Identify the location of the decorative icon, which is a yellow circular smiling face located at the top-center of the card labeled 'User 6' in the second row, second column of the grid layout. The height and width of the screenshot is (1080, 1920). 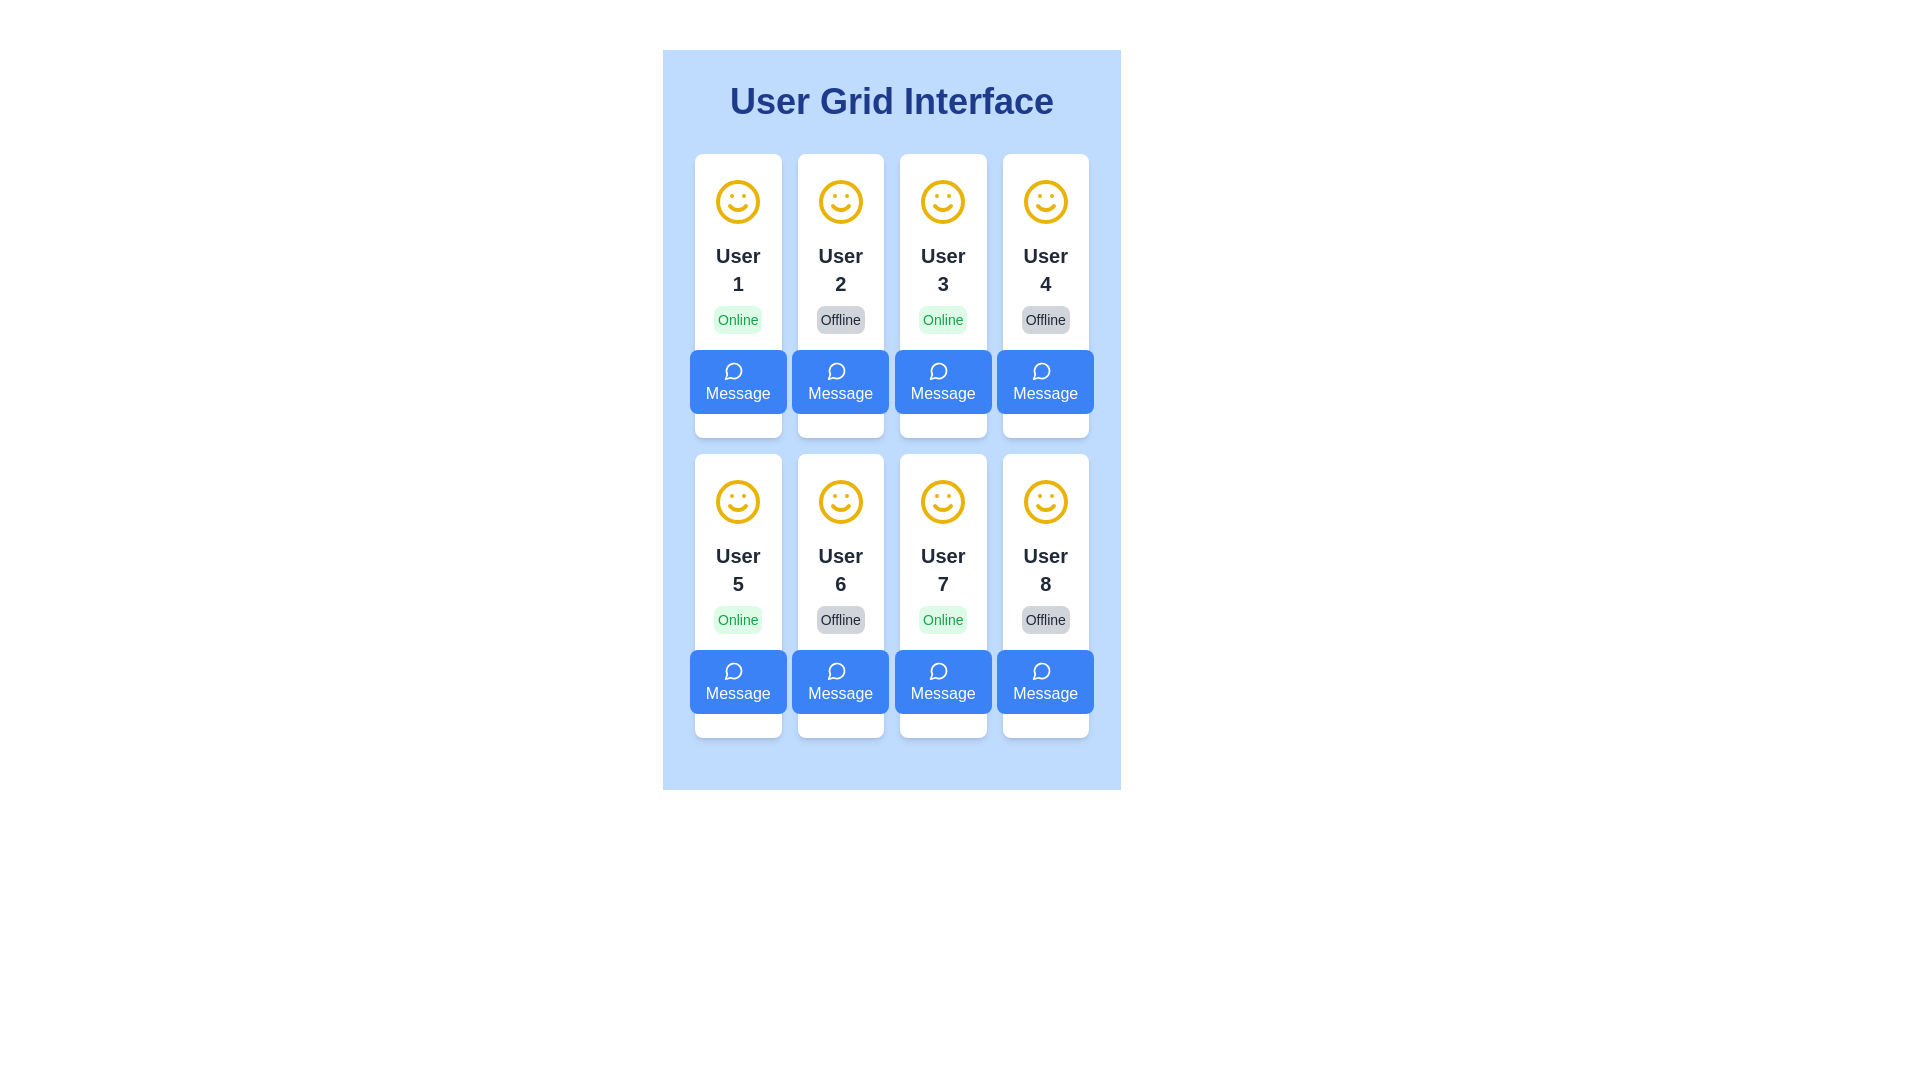
(840, 500).